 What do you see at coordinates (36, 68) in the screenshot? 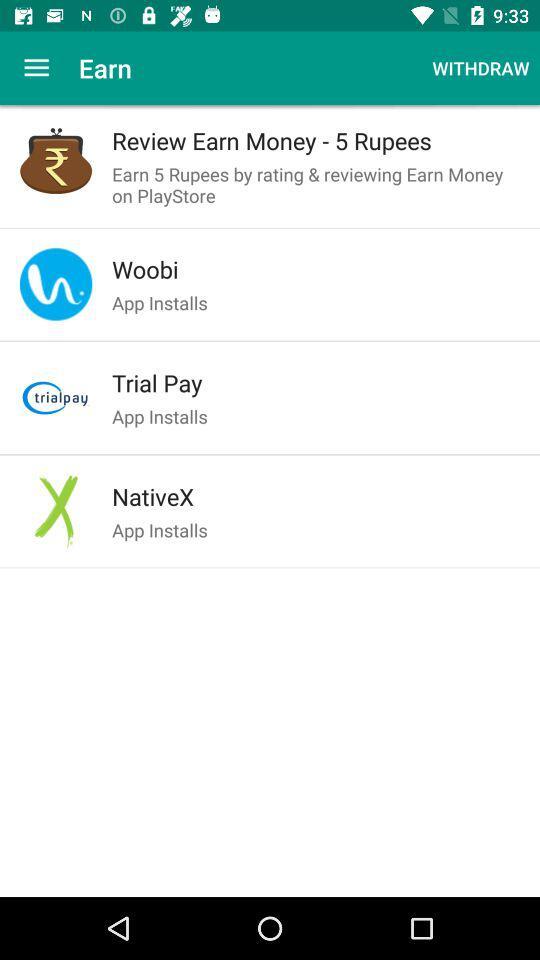
I see `the app to the left of the earn` at bounding box center [36, 68].